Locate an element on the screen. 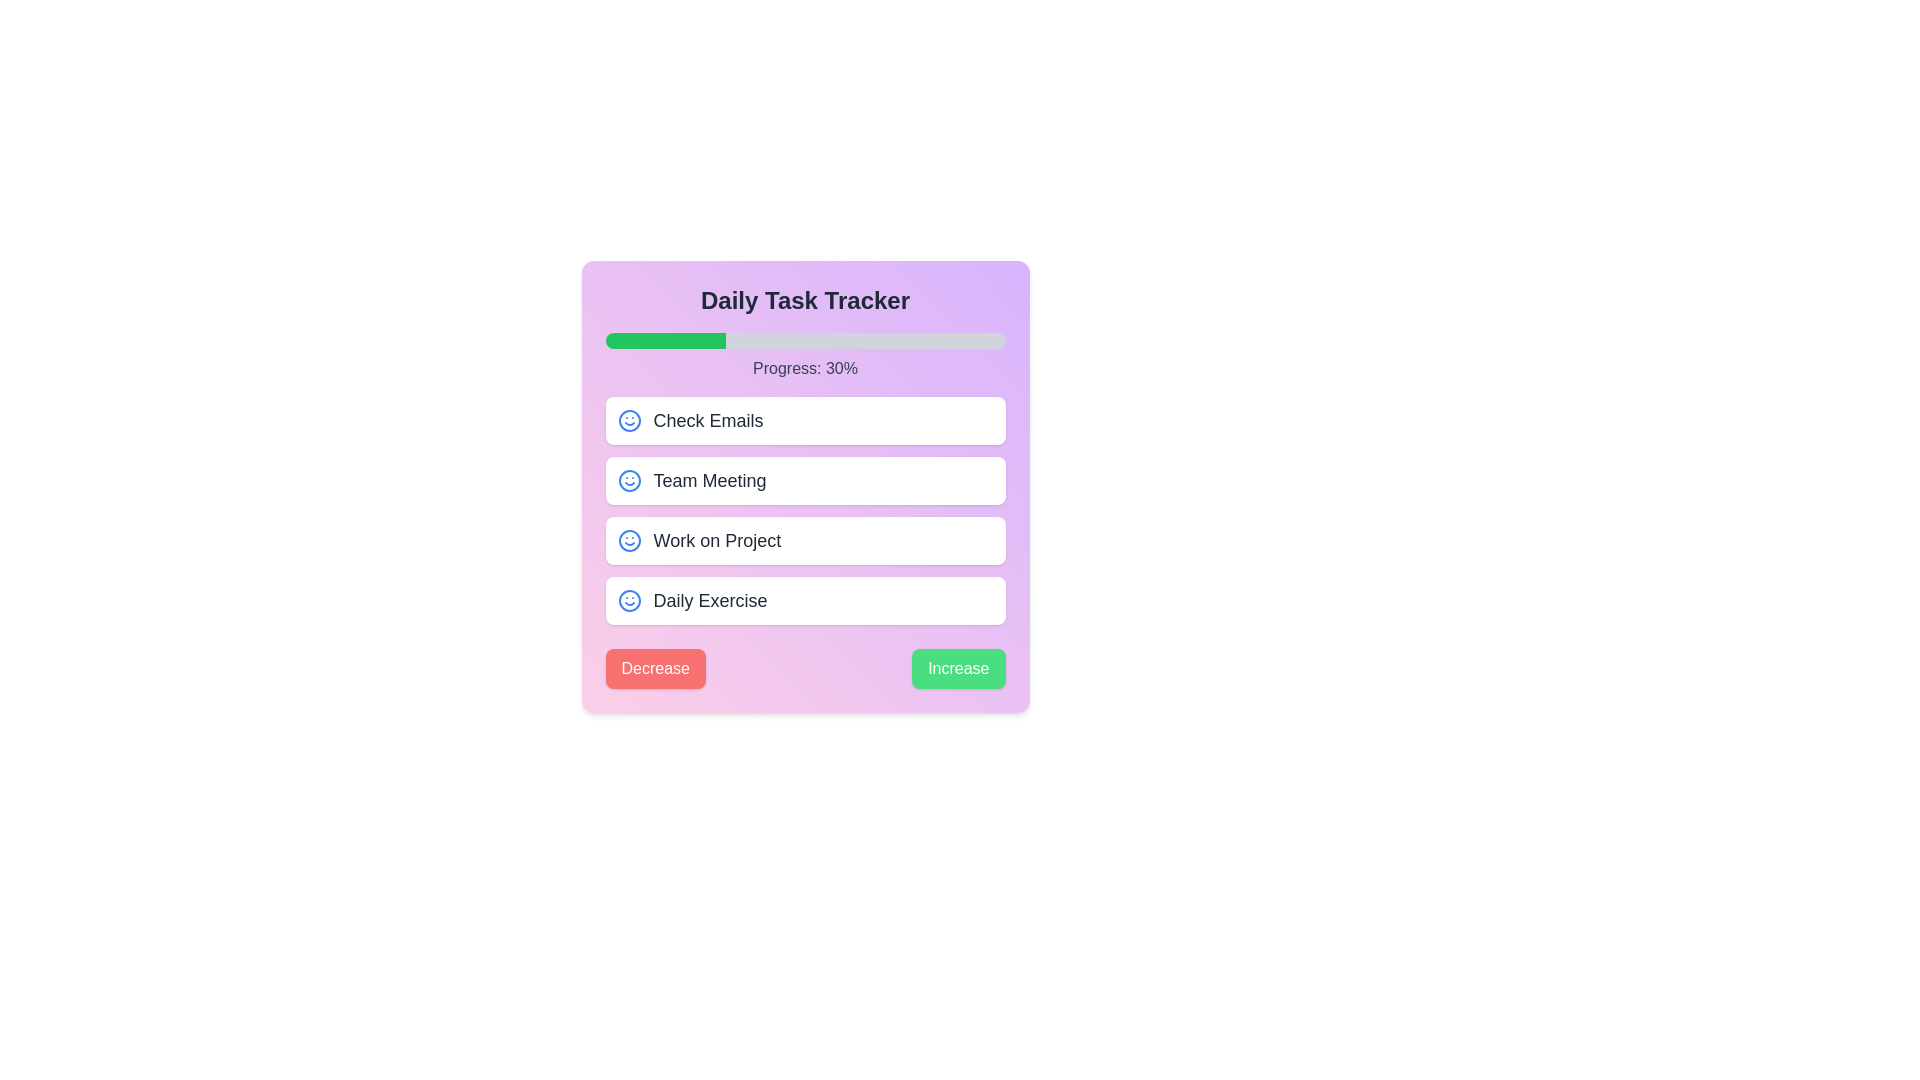  the decorative circle with a blue border located within the smiley icon of the third task 'Work on Project' in the task tracker is located at coordinates (628, 540).